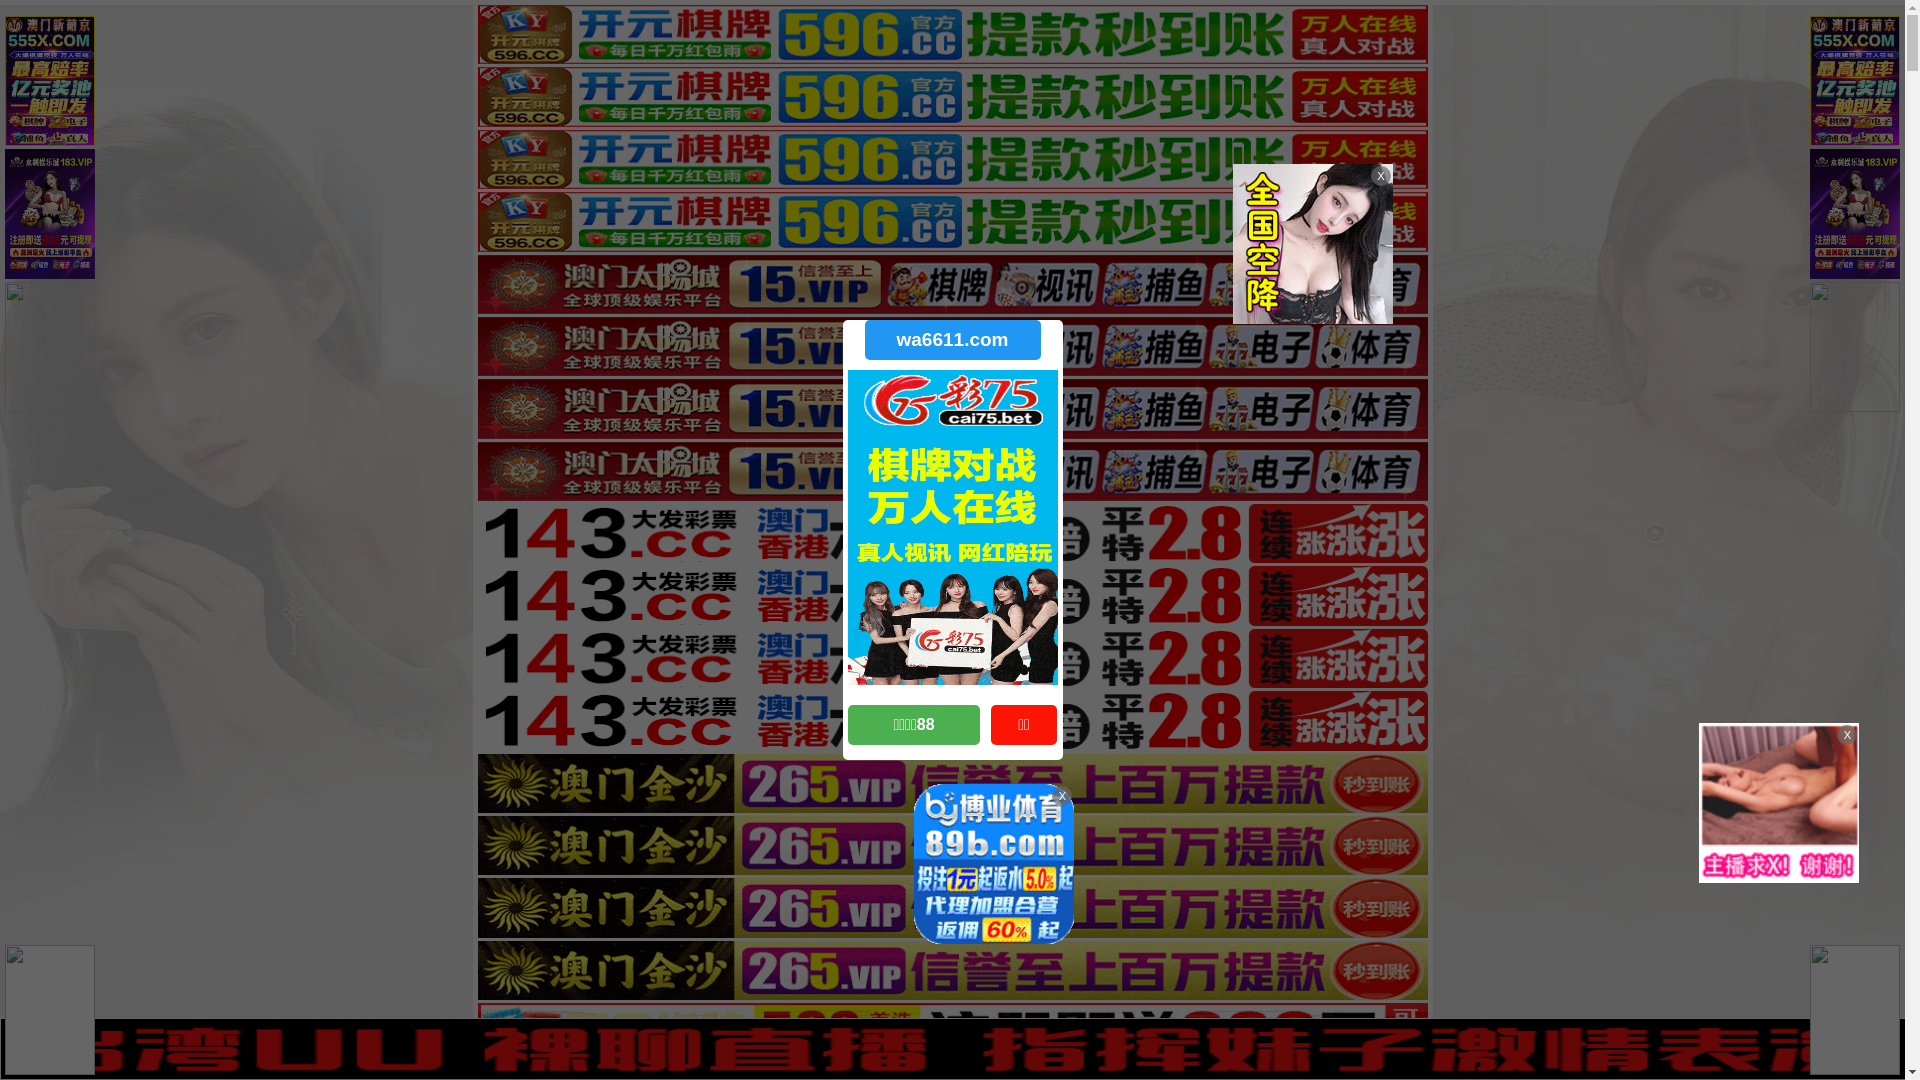 This screenshot has width=1920, height=1080. What do you see at coordinates (864, 338) in the screenshot?
I see `'wa6611.com'` at bounding box center [864, 338].